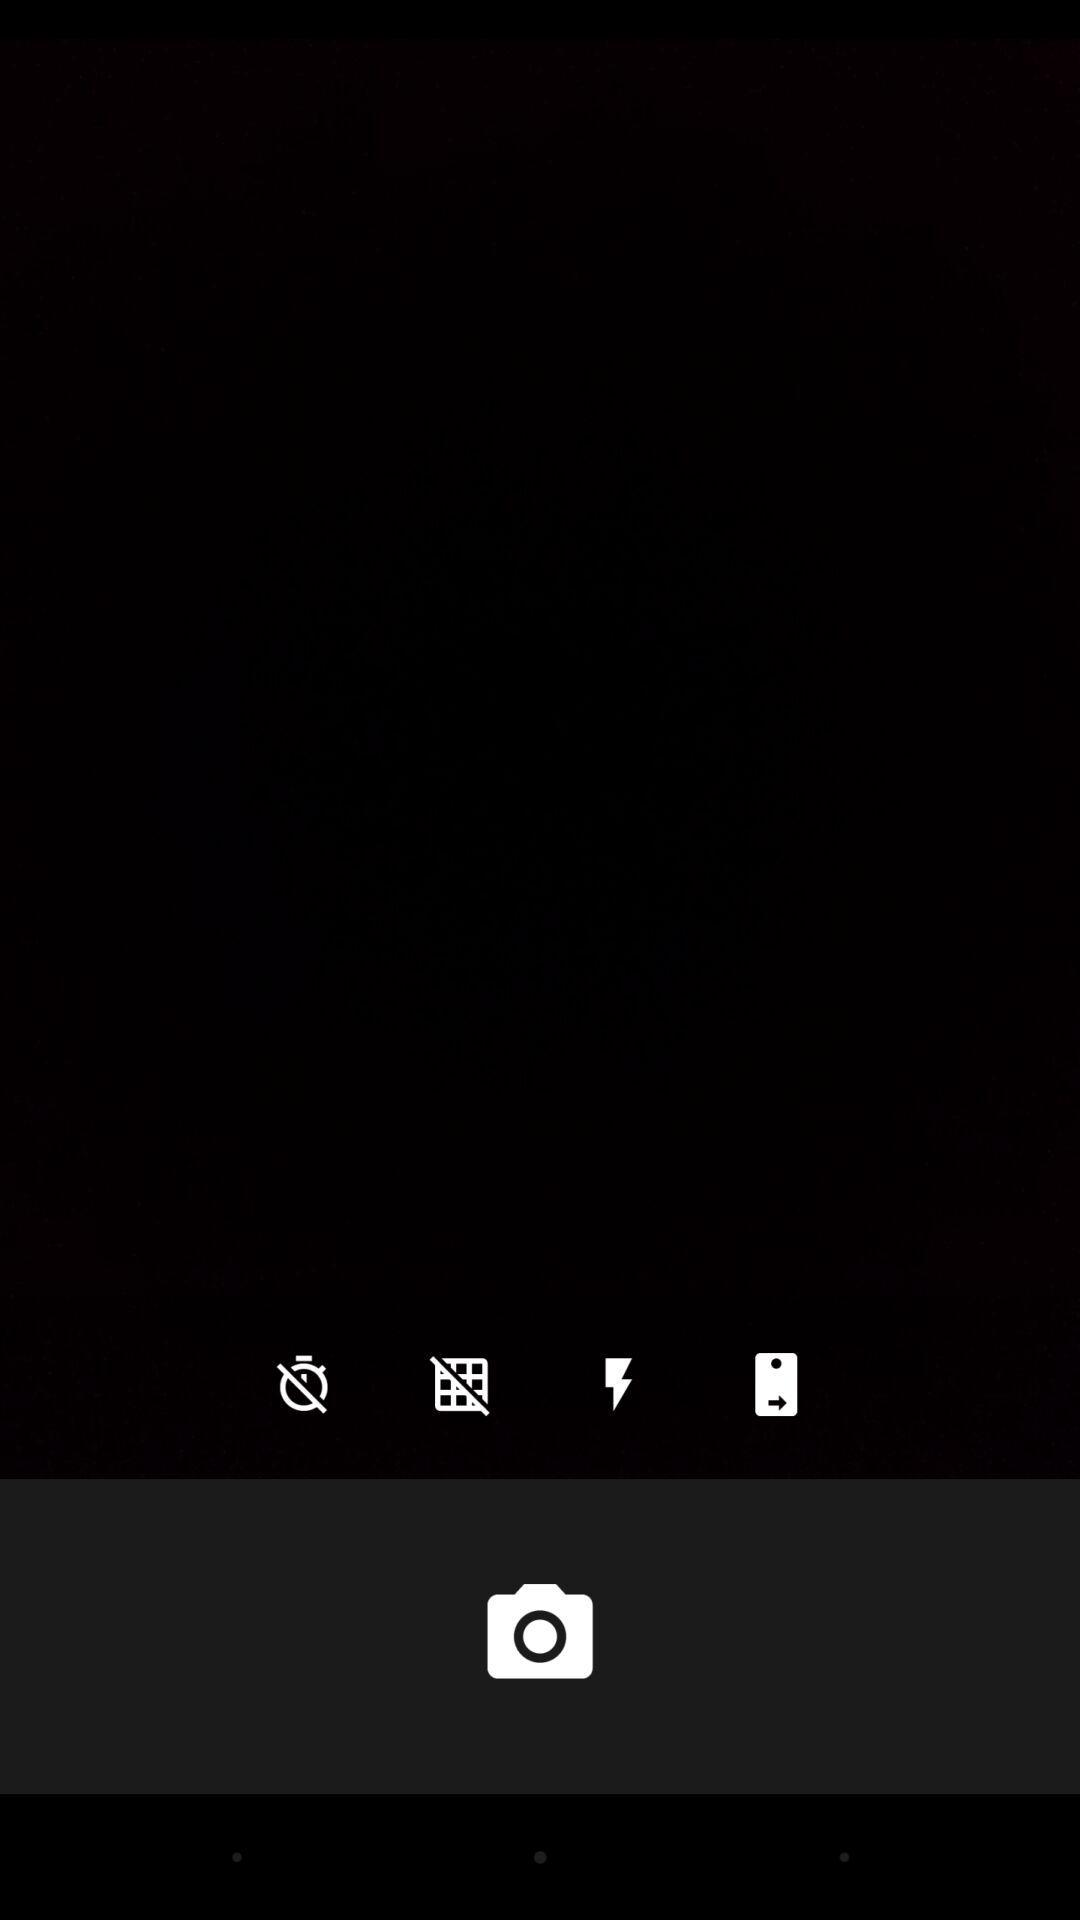 This screenshot has height=1920, width=1080. Describe the element at coordinates (303, 1383) in the screenshot. I see `icon at the bottom left corner` at that location.